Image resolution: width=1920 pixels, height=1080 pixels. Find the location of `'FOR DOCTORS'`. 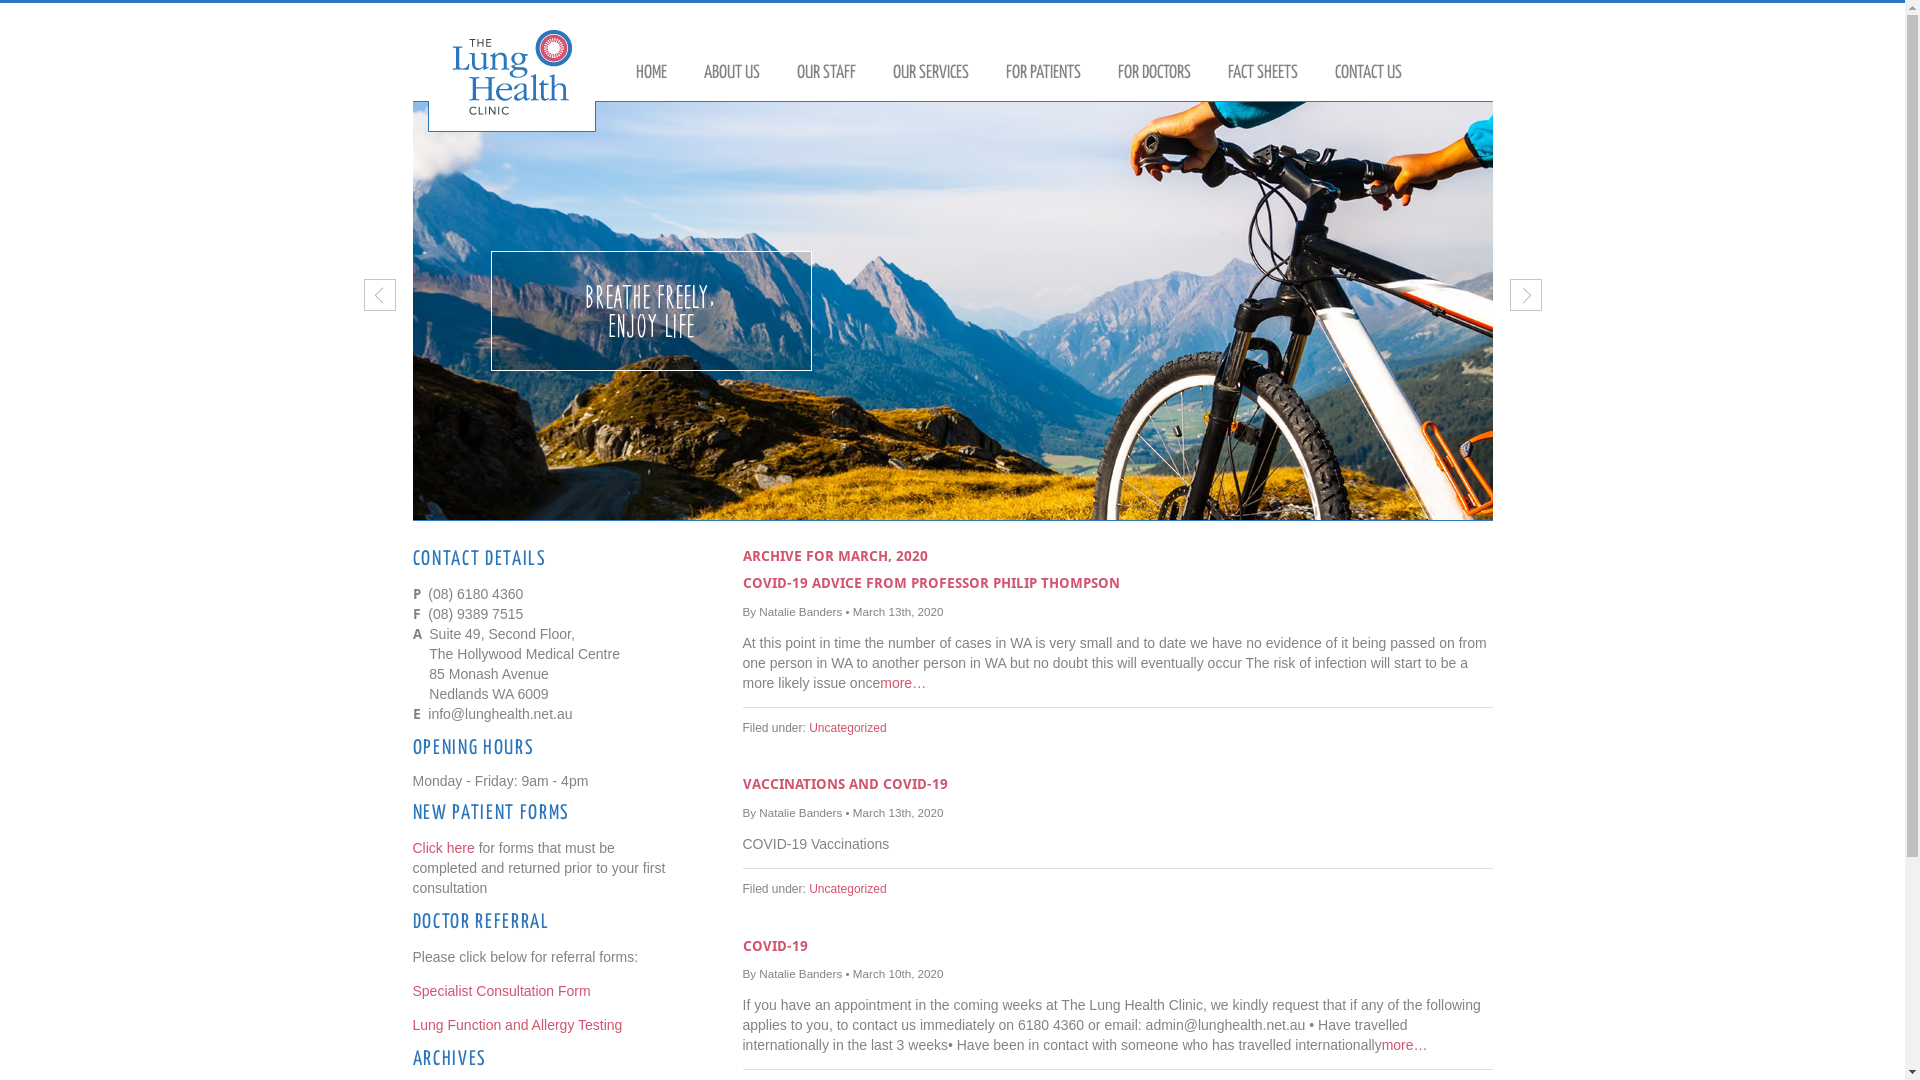

'FOR DOCTORS' is located at coordinates (1154, 72).